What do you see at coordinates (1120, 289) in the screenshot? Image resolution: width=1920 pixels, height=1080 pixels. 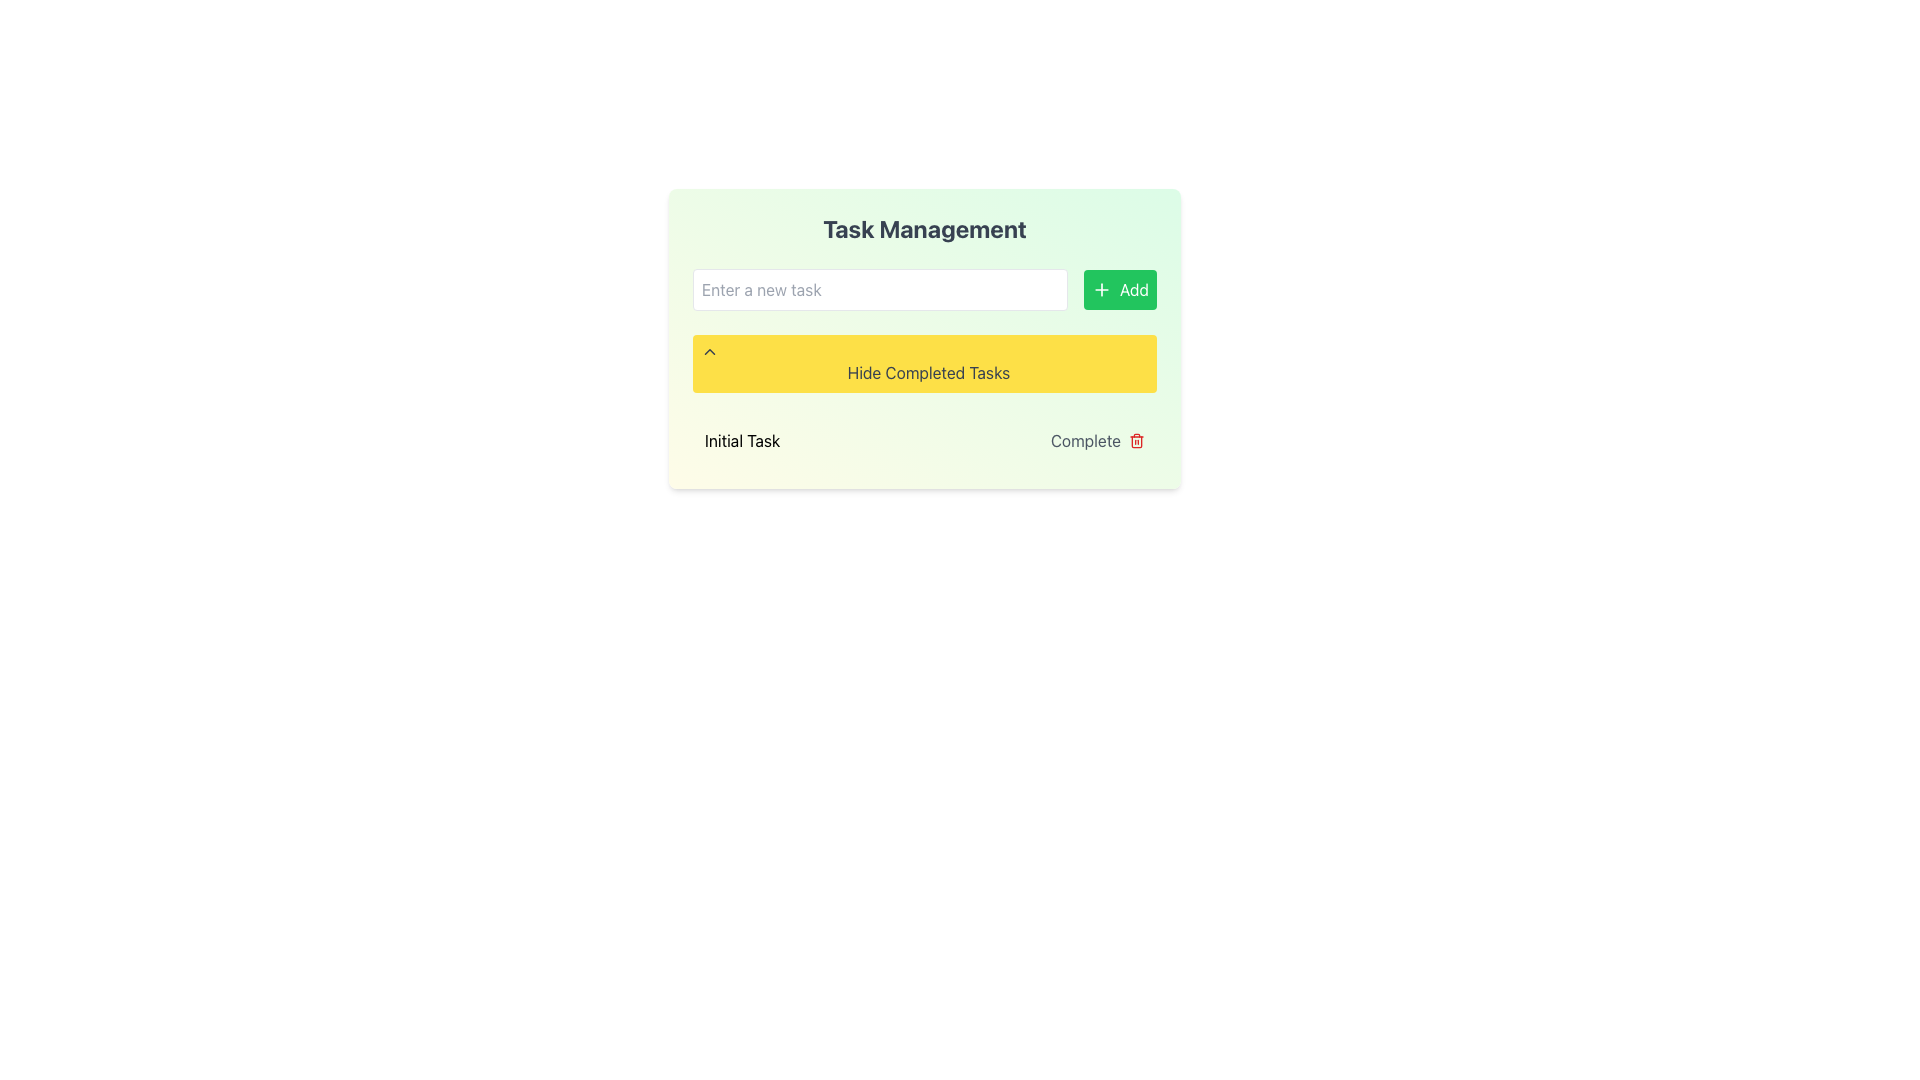 I see `the 'Add Task' button located on the right side of the input field in the task management section to observe its hover effect` at bounding box center [1120, 289].